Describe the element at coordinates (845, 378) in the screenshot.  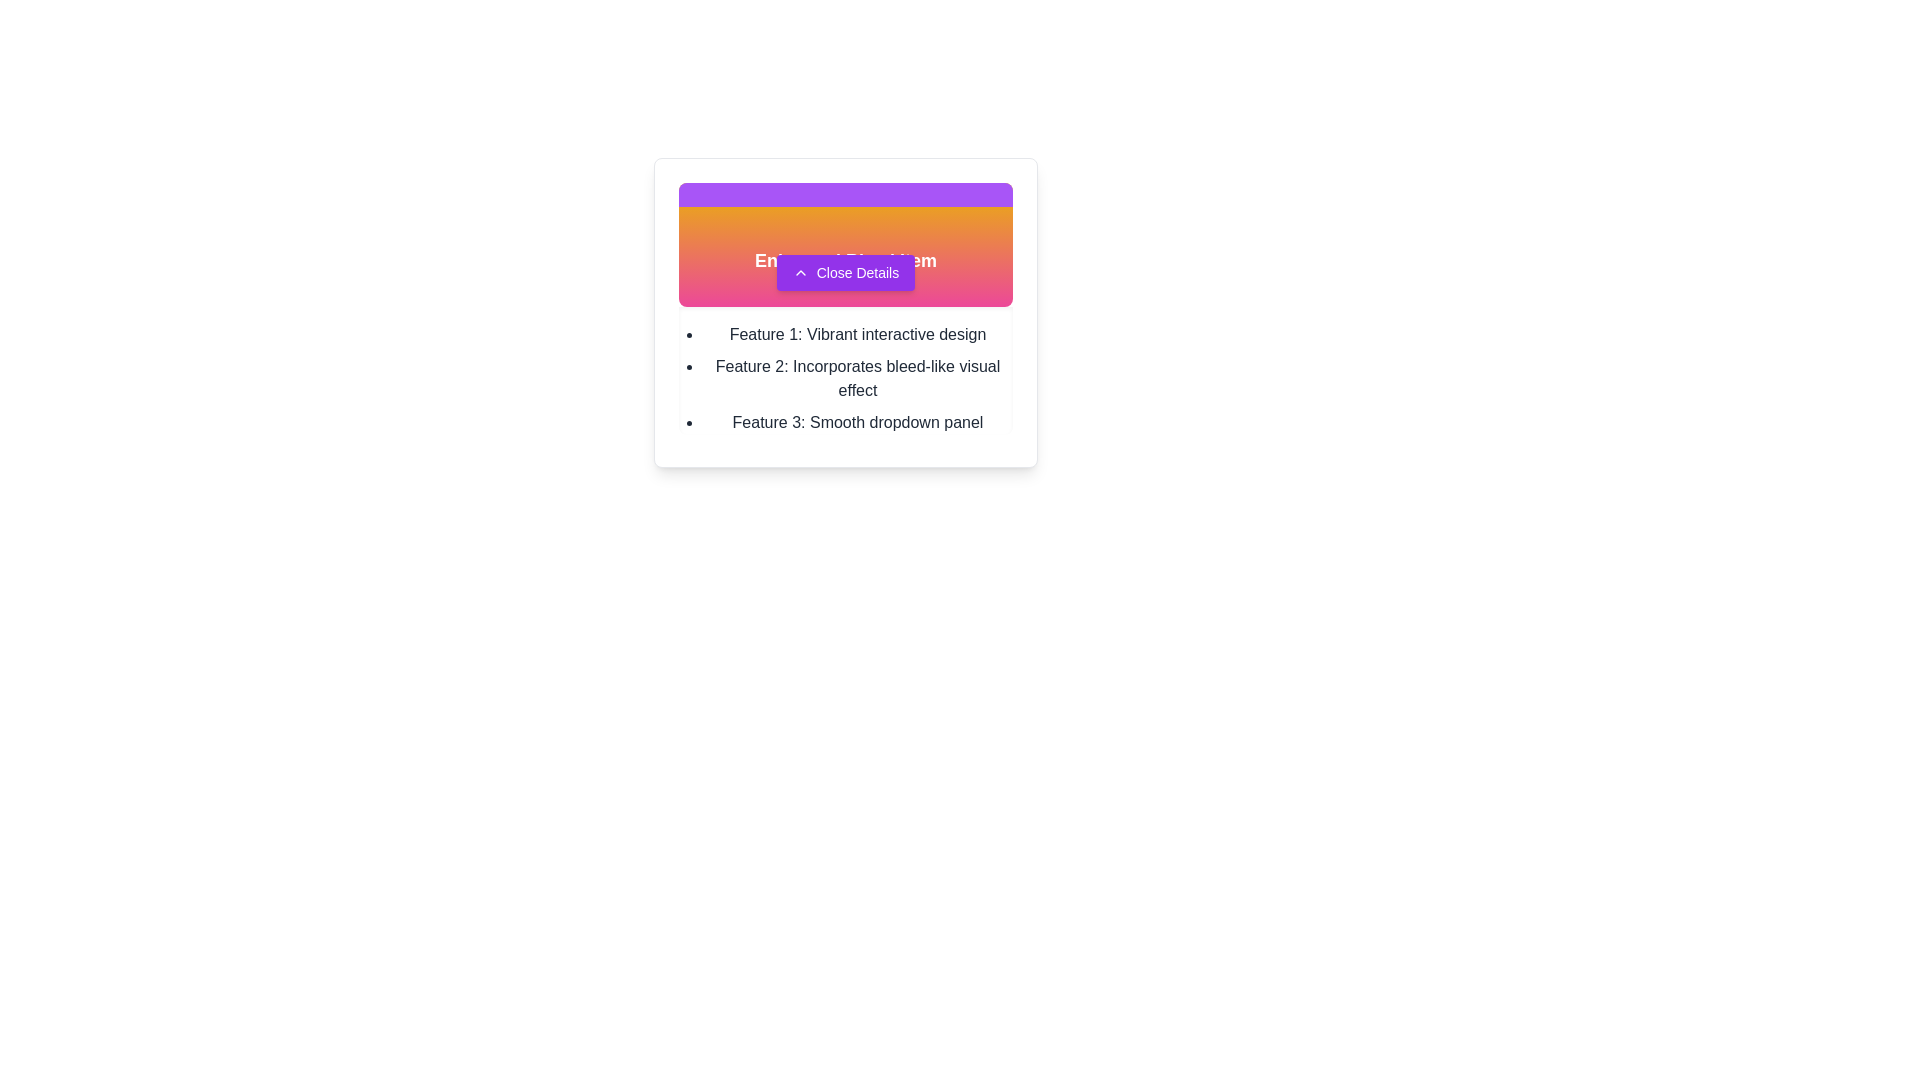
I see `the unordered list containing features like 'Feature 1: Vibrant interactive design', 'Feature 2: Incorporates bleed-like visual effect', and 'Feature 3: Smooth dropdown panel'` at that location.